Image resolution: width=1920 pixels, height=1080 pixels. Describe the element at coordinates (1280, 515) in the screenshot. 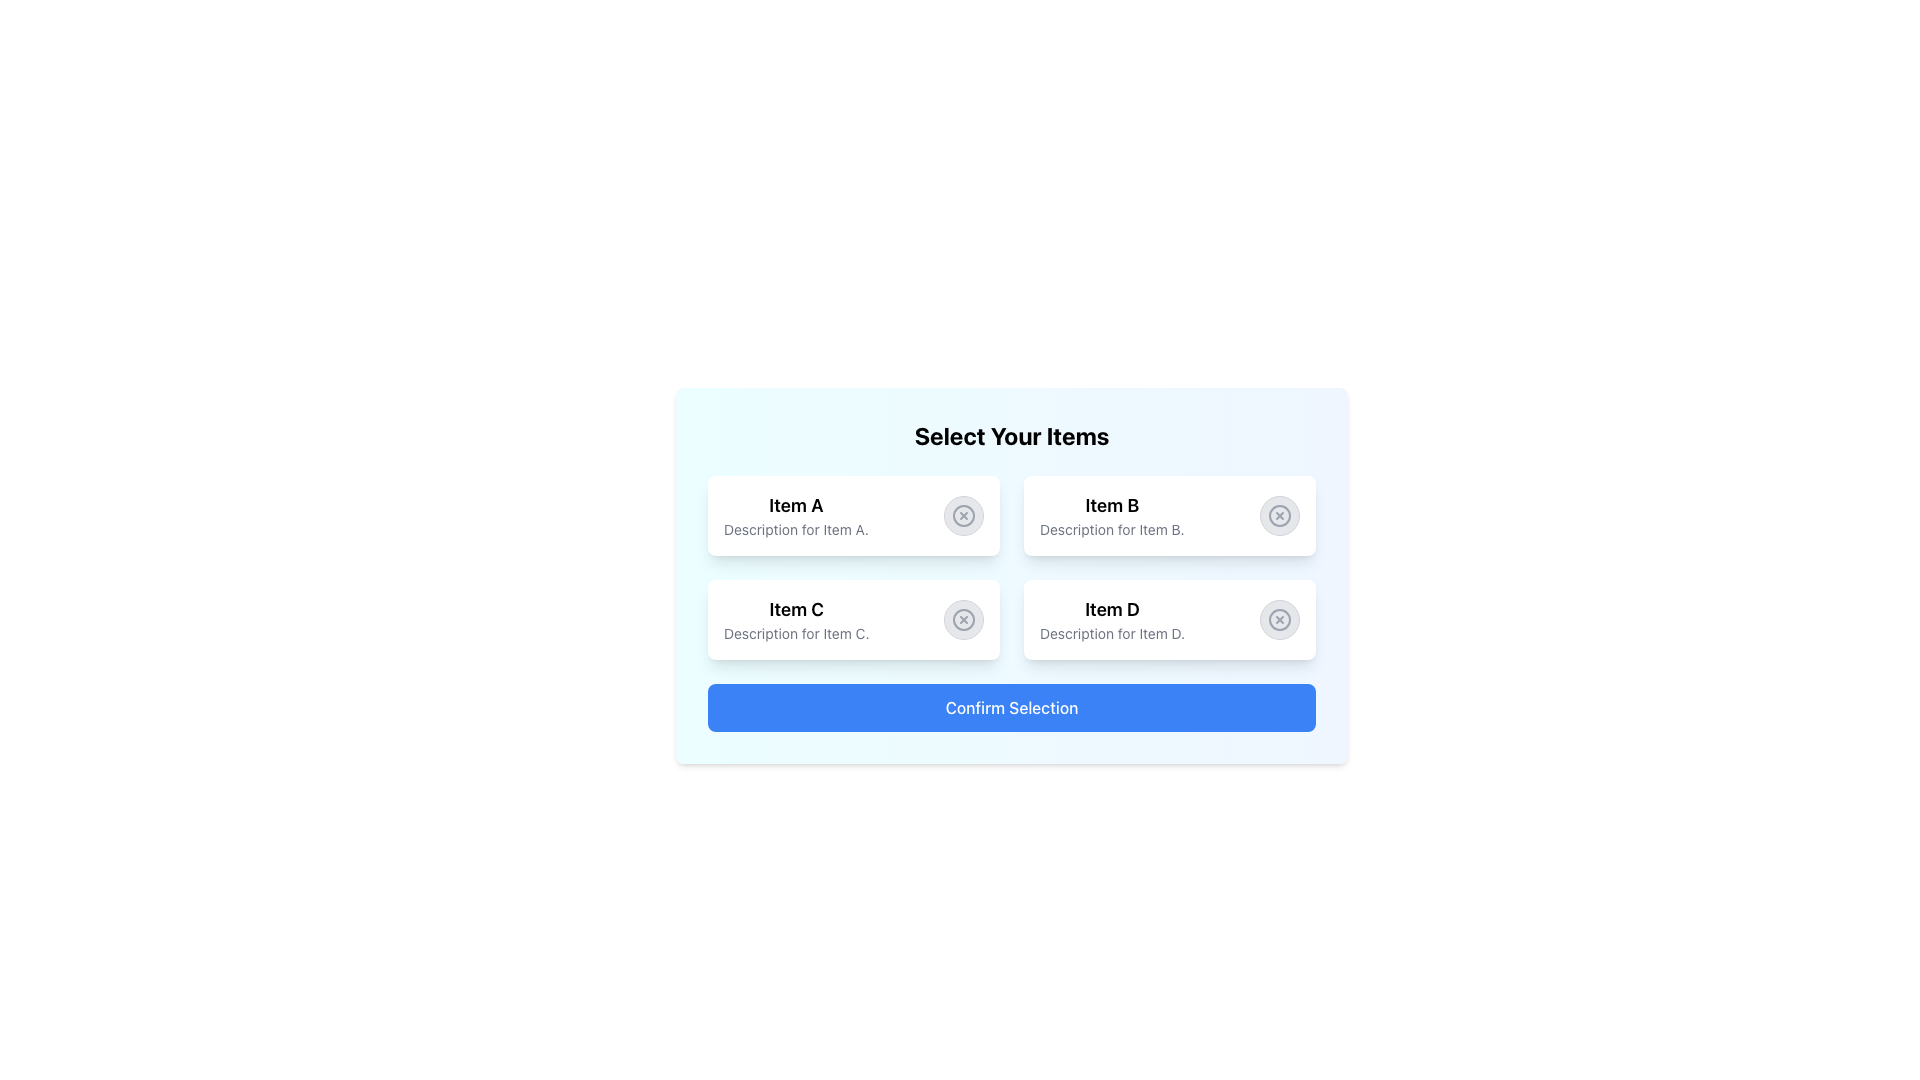

I see `the circular button with a gray border and 'X' icon located` at that location.